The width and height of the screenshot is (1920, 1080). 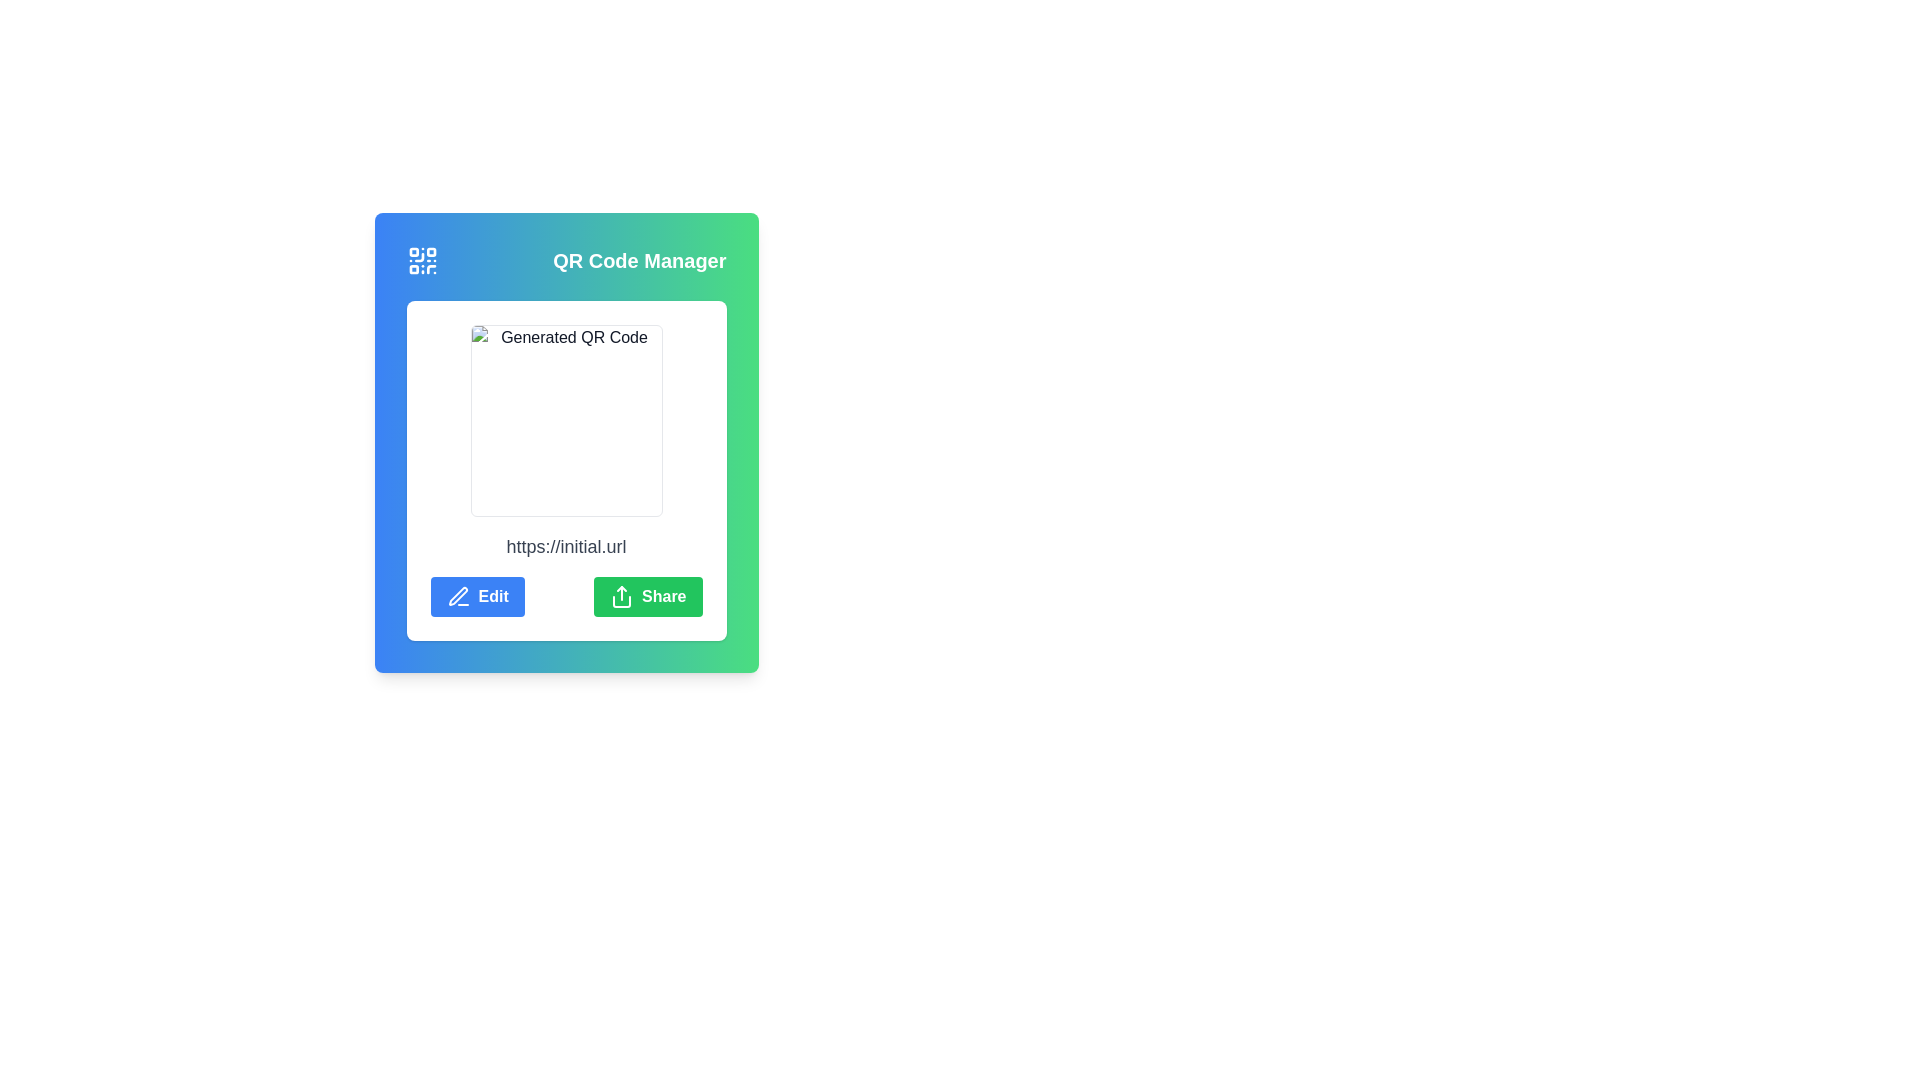 I want to click on the rectangular blue button labeled 'Edit' with a pen icon on its left side to initiate editing, so click(x=476, y=596).